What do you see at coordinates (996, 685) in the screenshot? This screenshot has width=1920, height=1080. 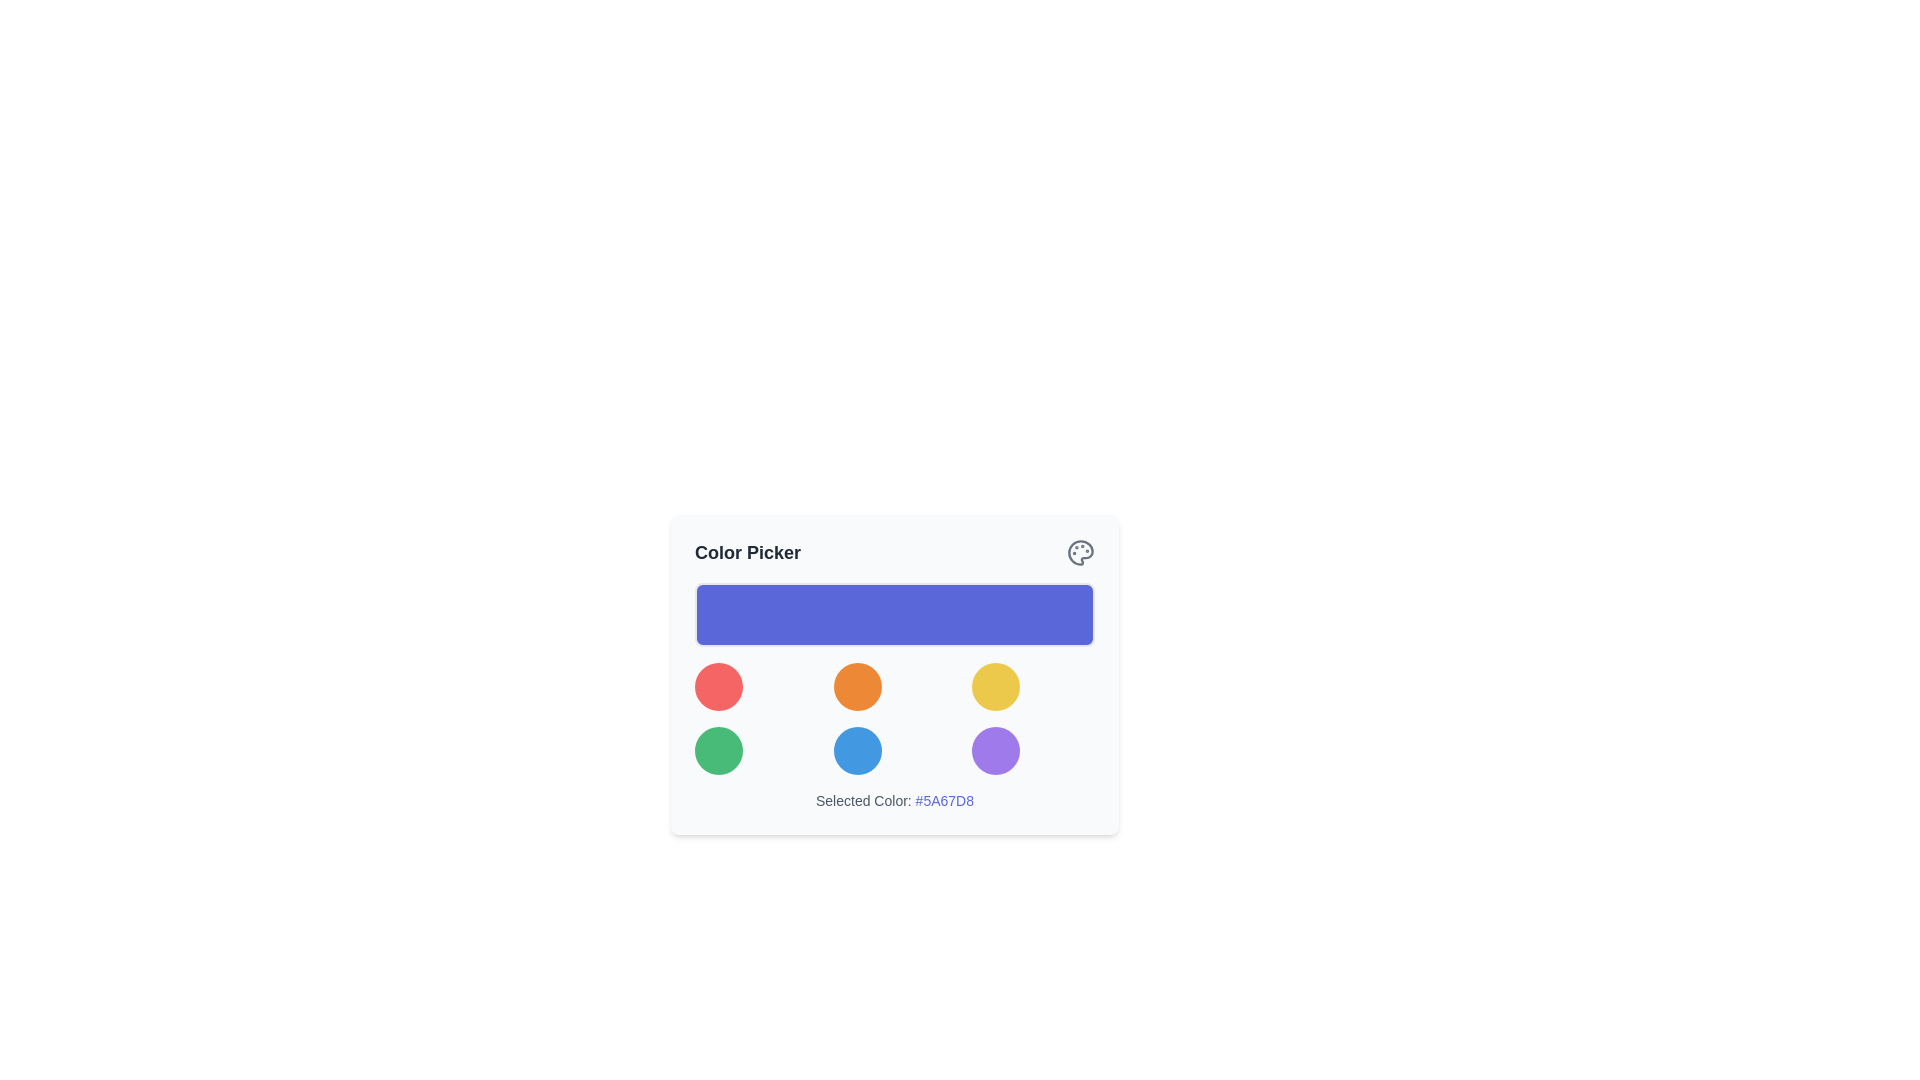 I see `the circular interactive button located in the top-right corner for selecting the yellow color` at bounding box center [996, 685].